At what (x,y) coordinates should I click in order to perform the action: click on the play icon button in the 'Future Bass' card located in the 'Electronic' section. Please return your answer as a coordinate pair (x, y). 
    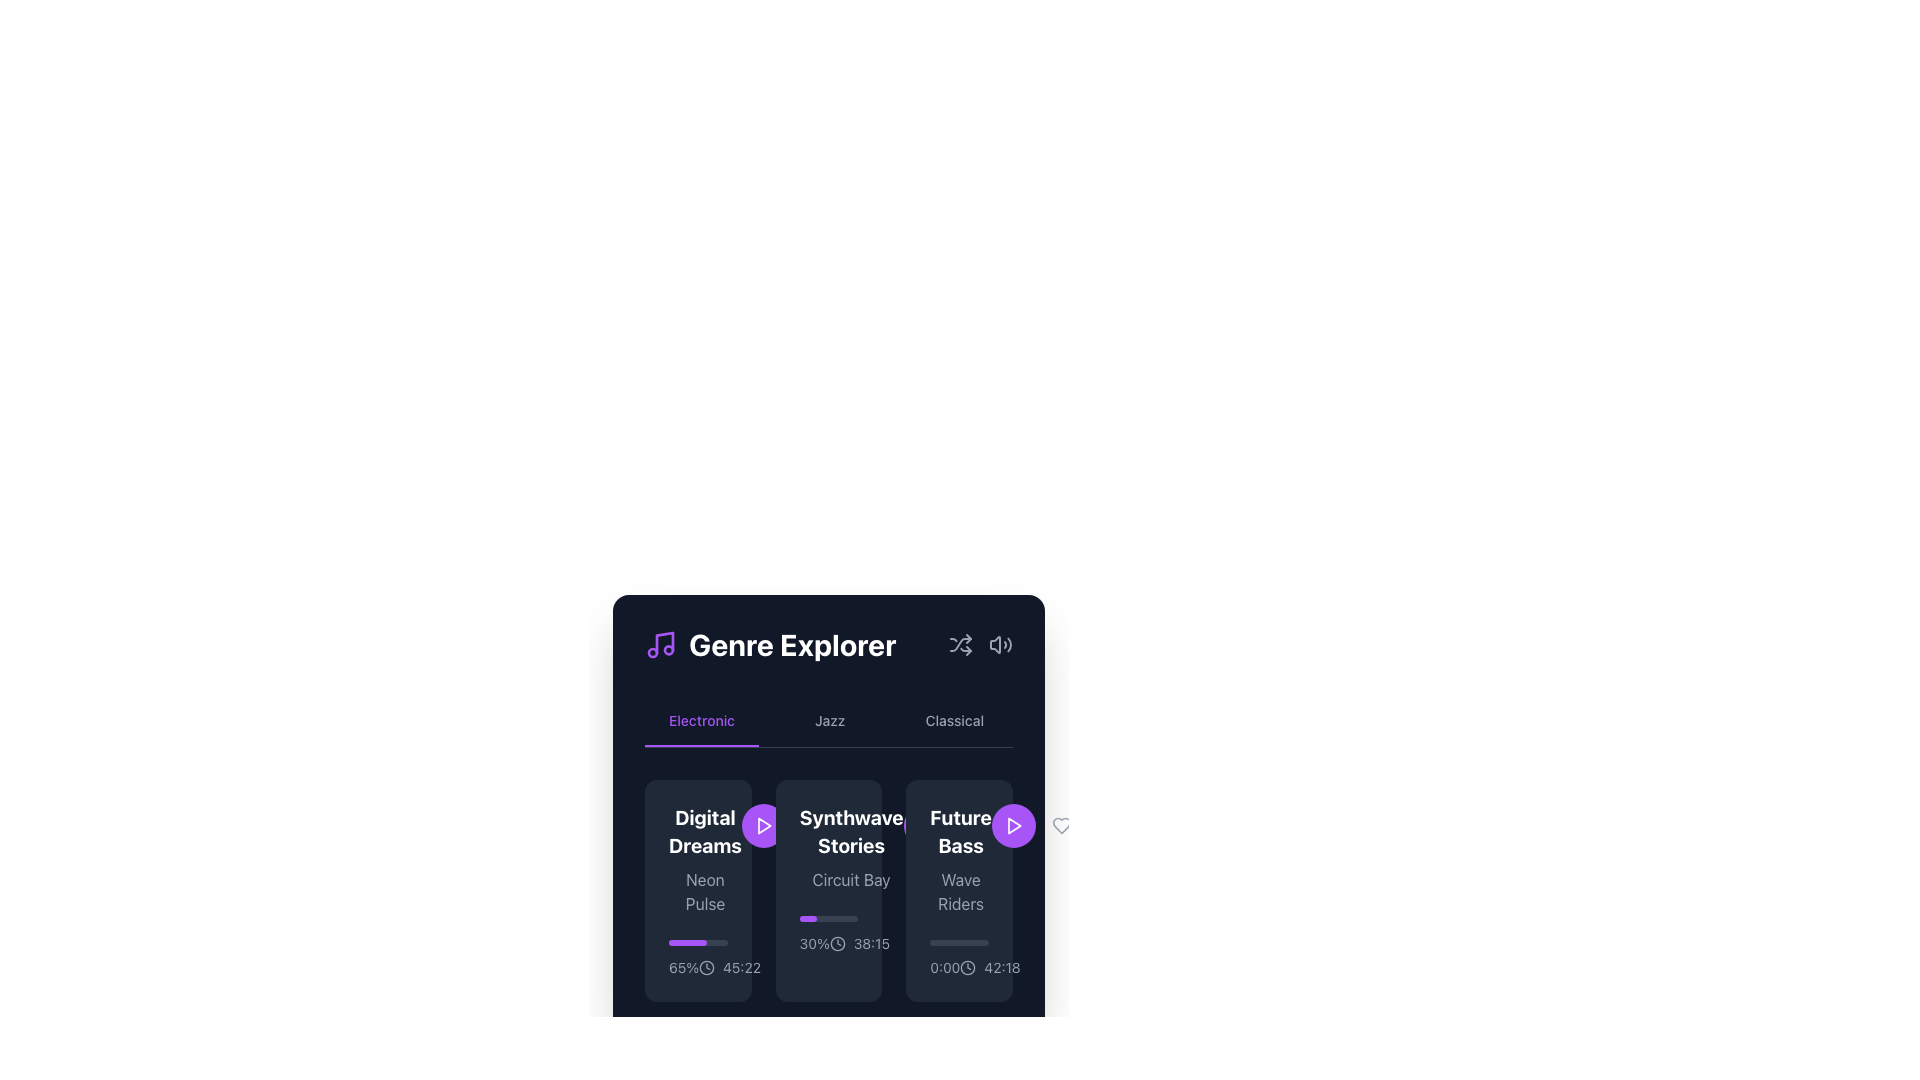
    Looking at the image, I should click on (924, 825).